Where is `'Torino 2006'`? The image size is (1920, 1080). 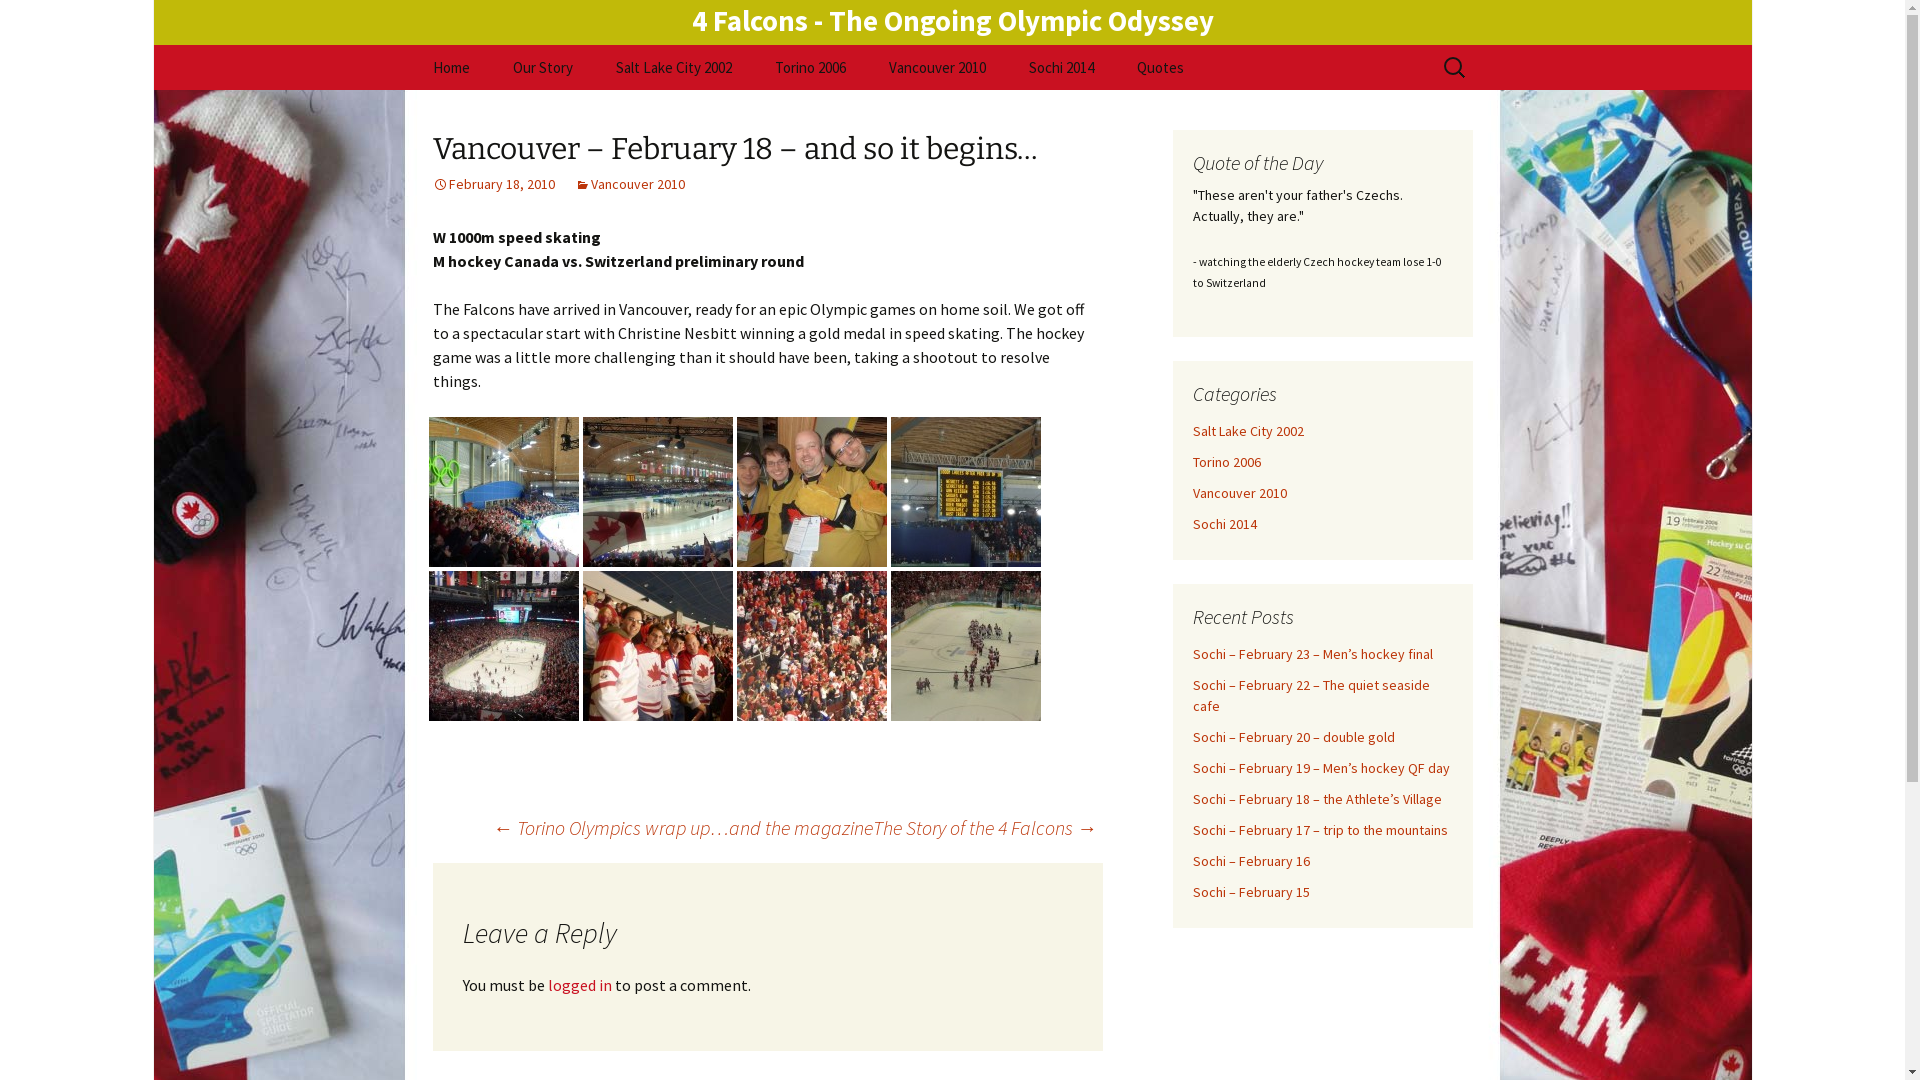 'Torino 2006' is located at coordinates (1191, 462).